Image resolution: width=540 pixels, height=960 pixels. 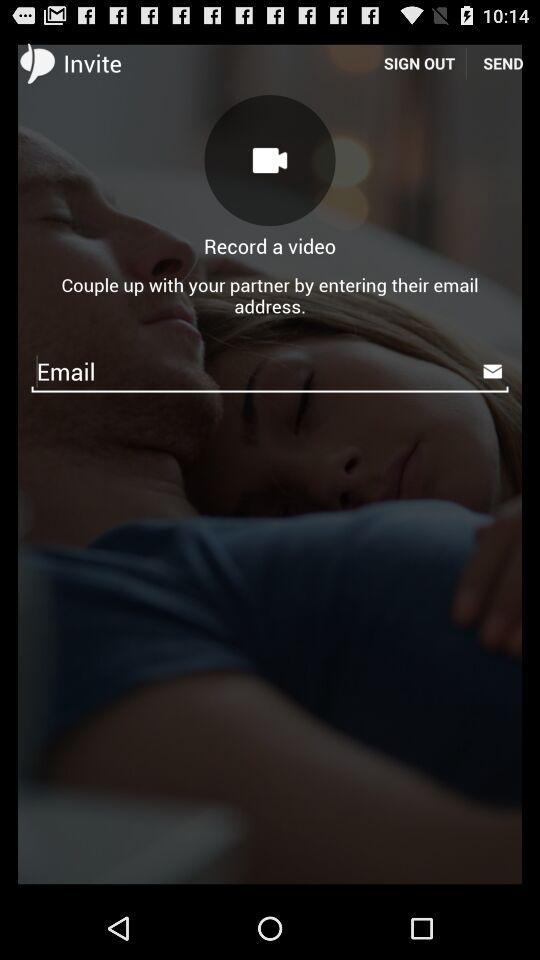 What do you see at coordinates (418, 62) in the screenshot?
I see `sign out icon` at bounding box center [418, 62].